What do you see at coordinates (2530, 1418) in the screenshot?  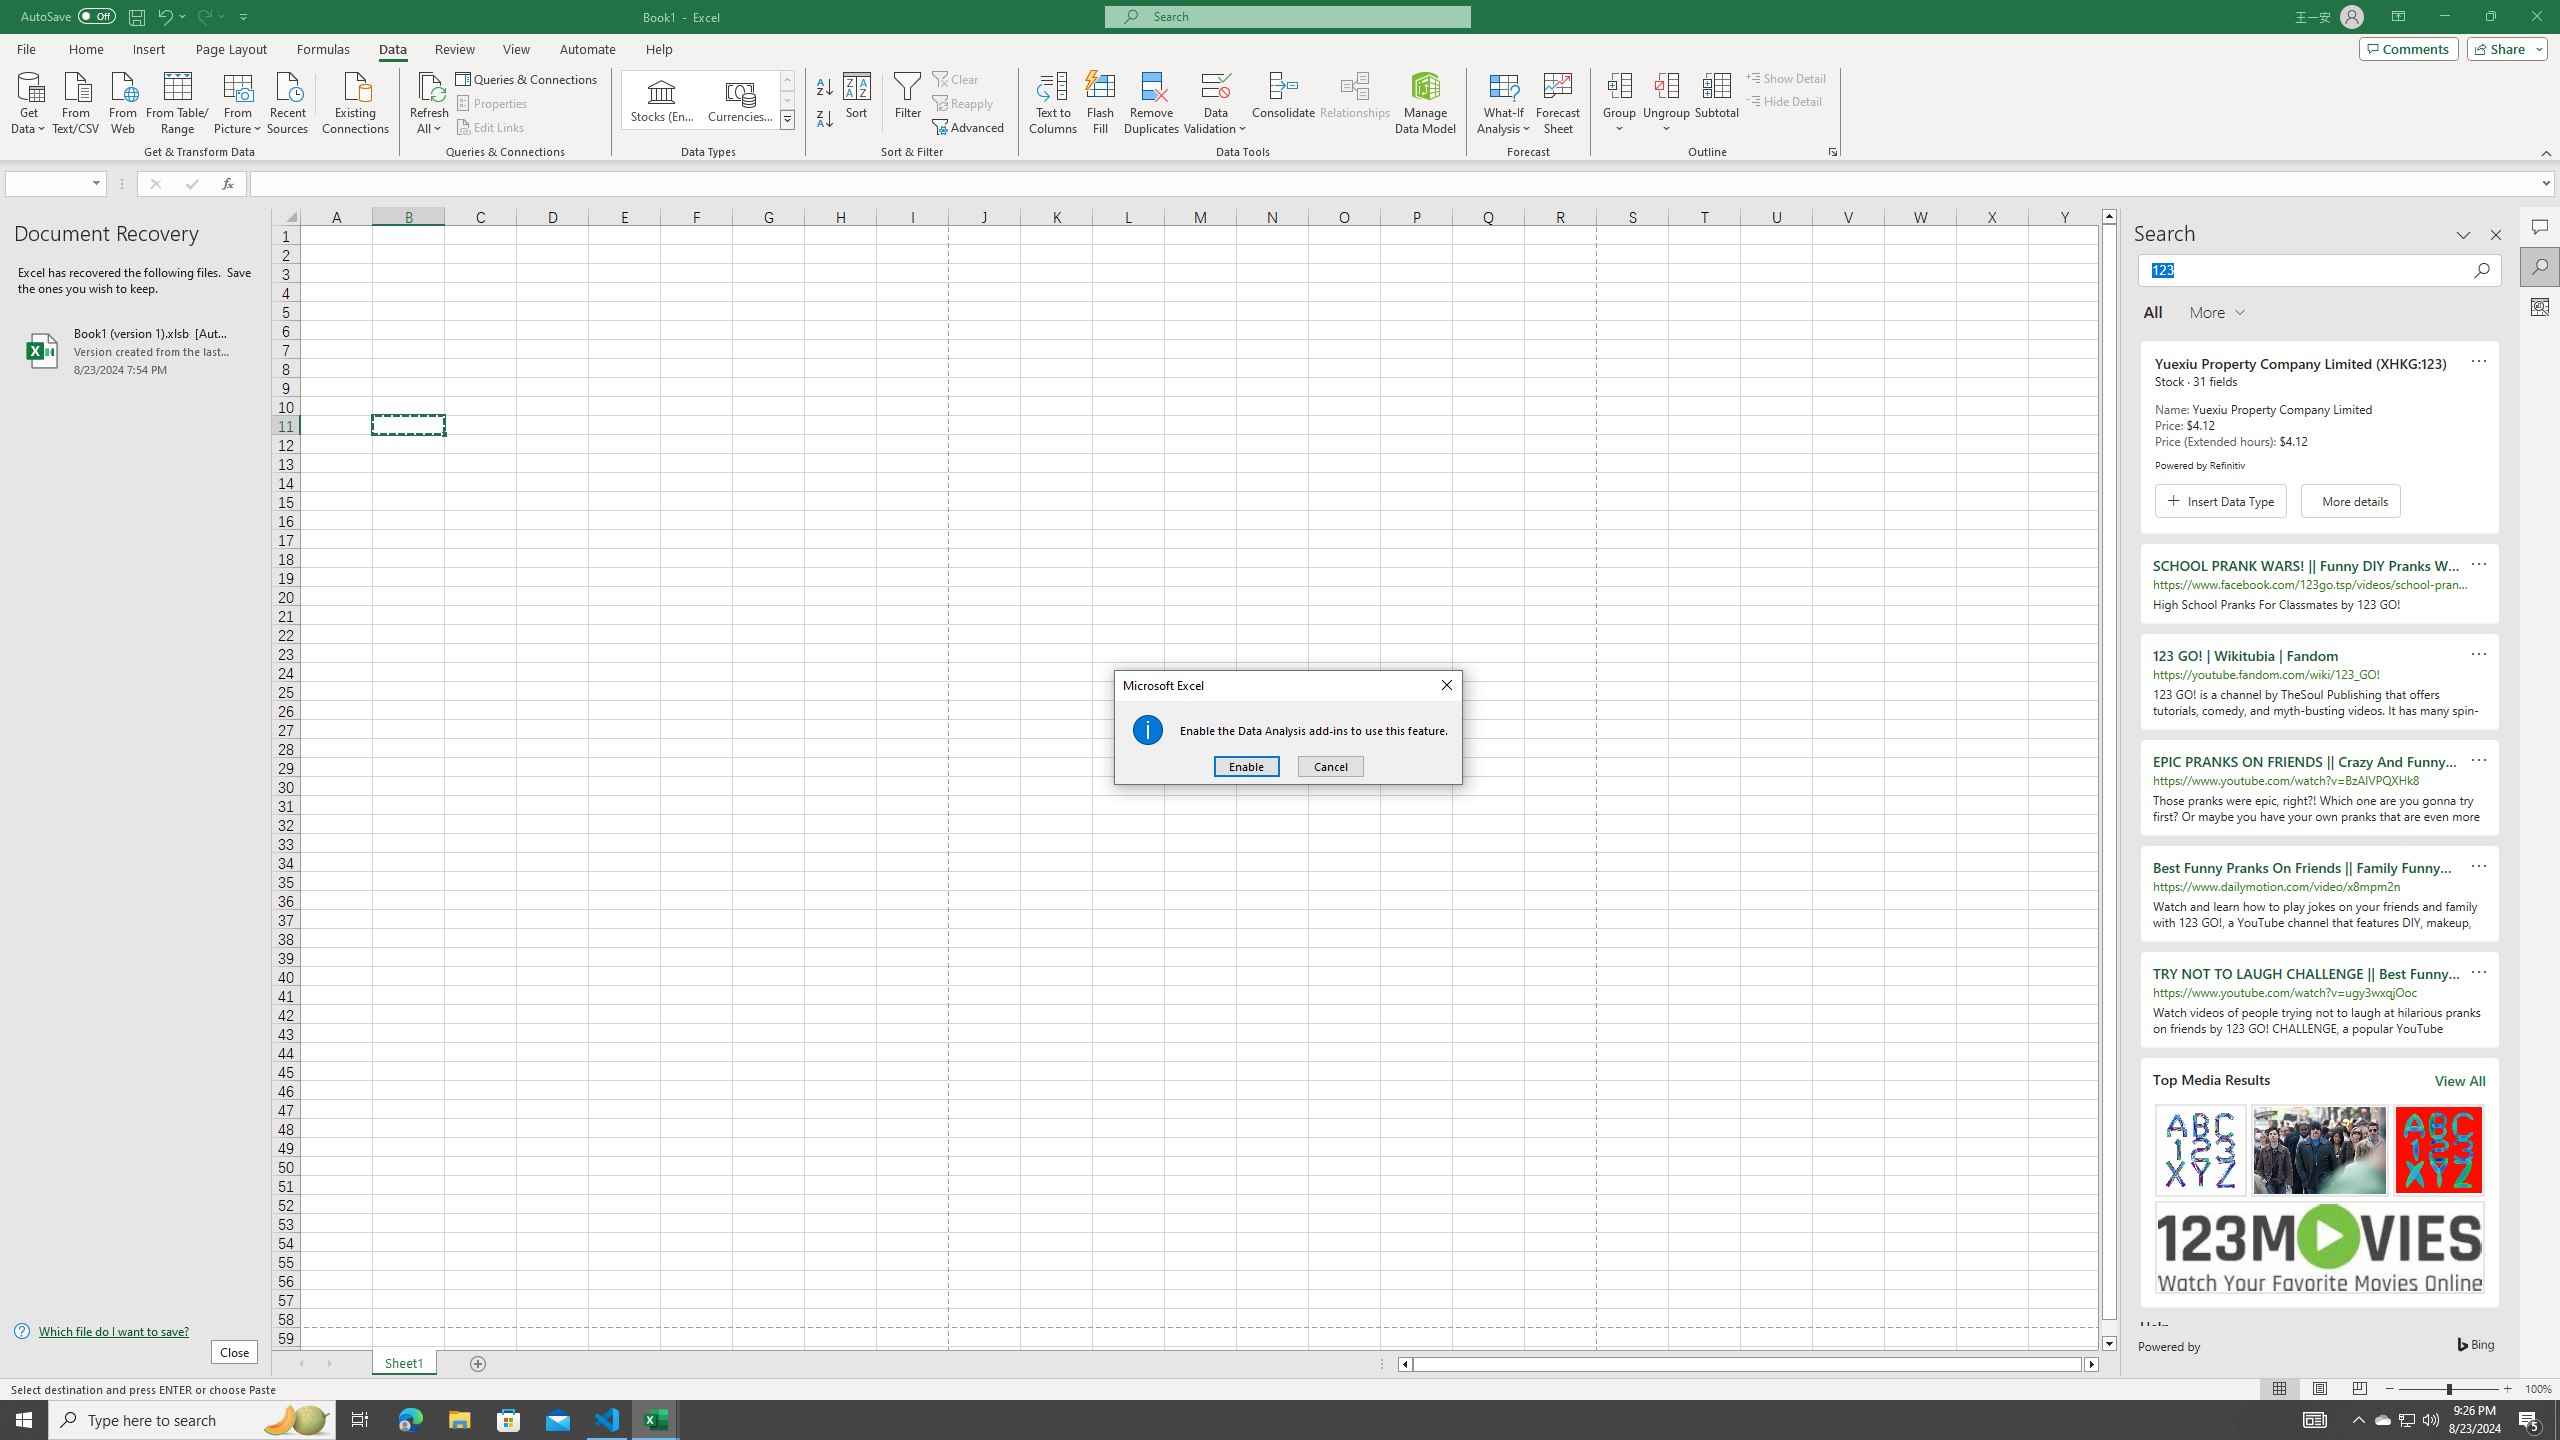 I see `'Action Center, 5 new notifications'` at bounding box center [2530, 1418].